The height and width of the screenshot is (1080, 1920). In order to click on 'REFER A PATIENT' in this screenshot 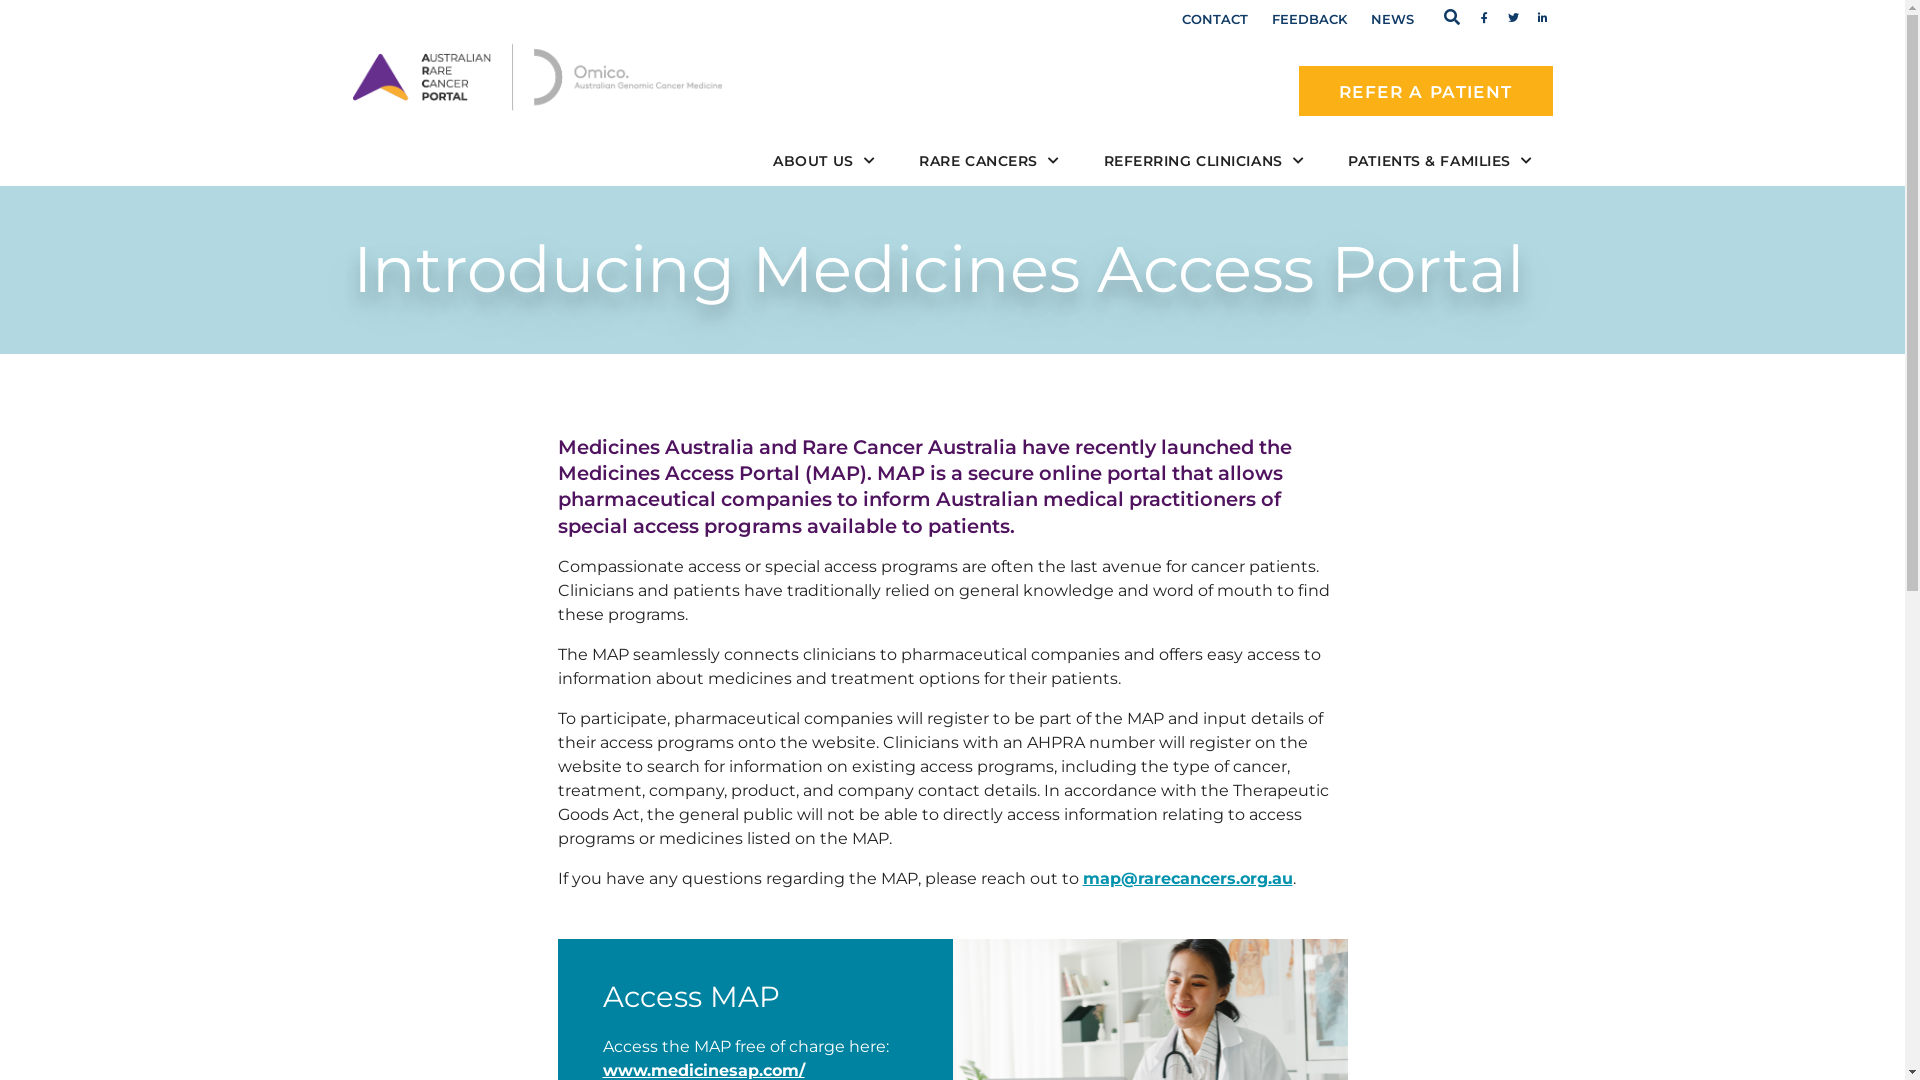, I will do `click(1424, 91)`.